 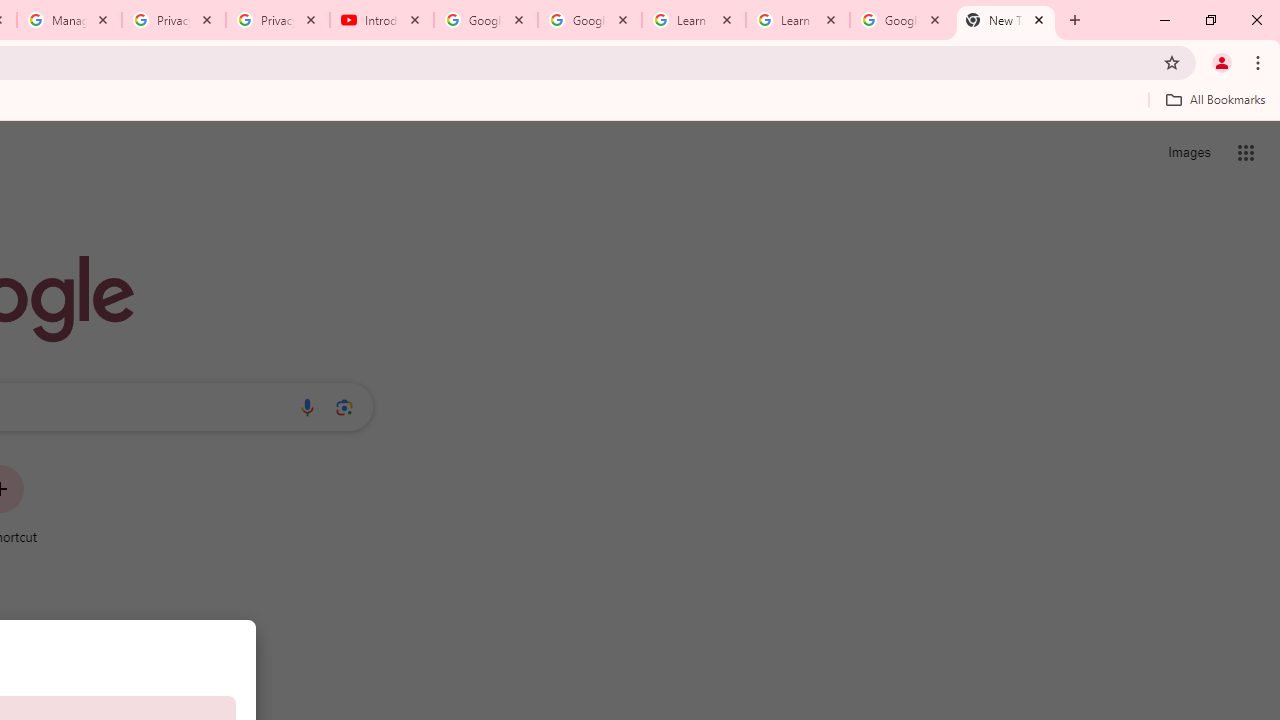 What do you see at coordinates (382, 20) in the screenshot?
I see `'Introduction | Google Privacy Policy - YouTube'` at bounding box center [382, 20].